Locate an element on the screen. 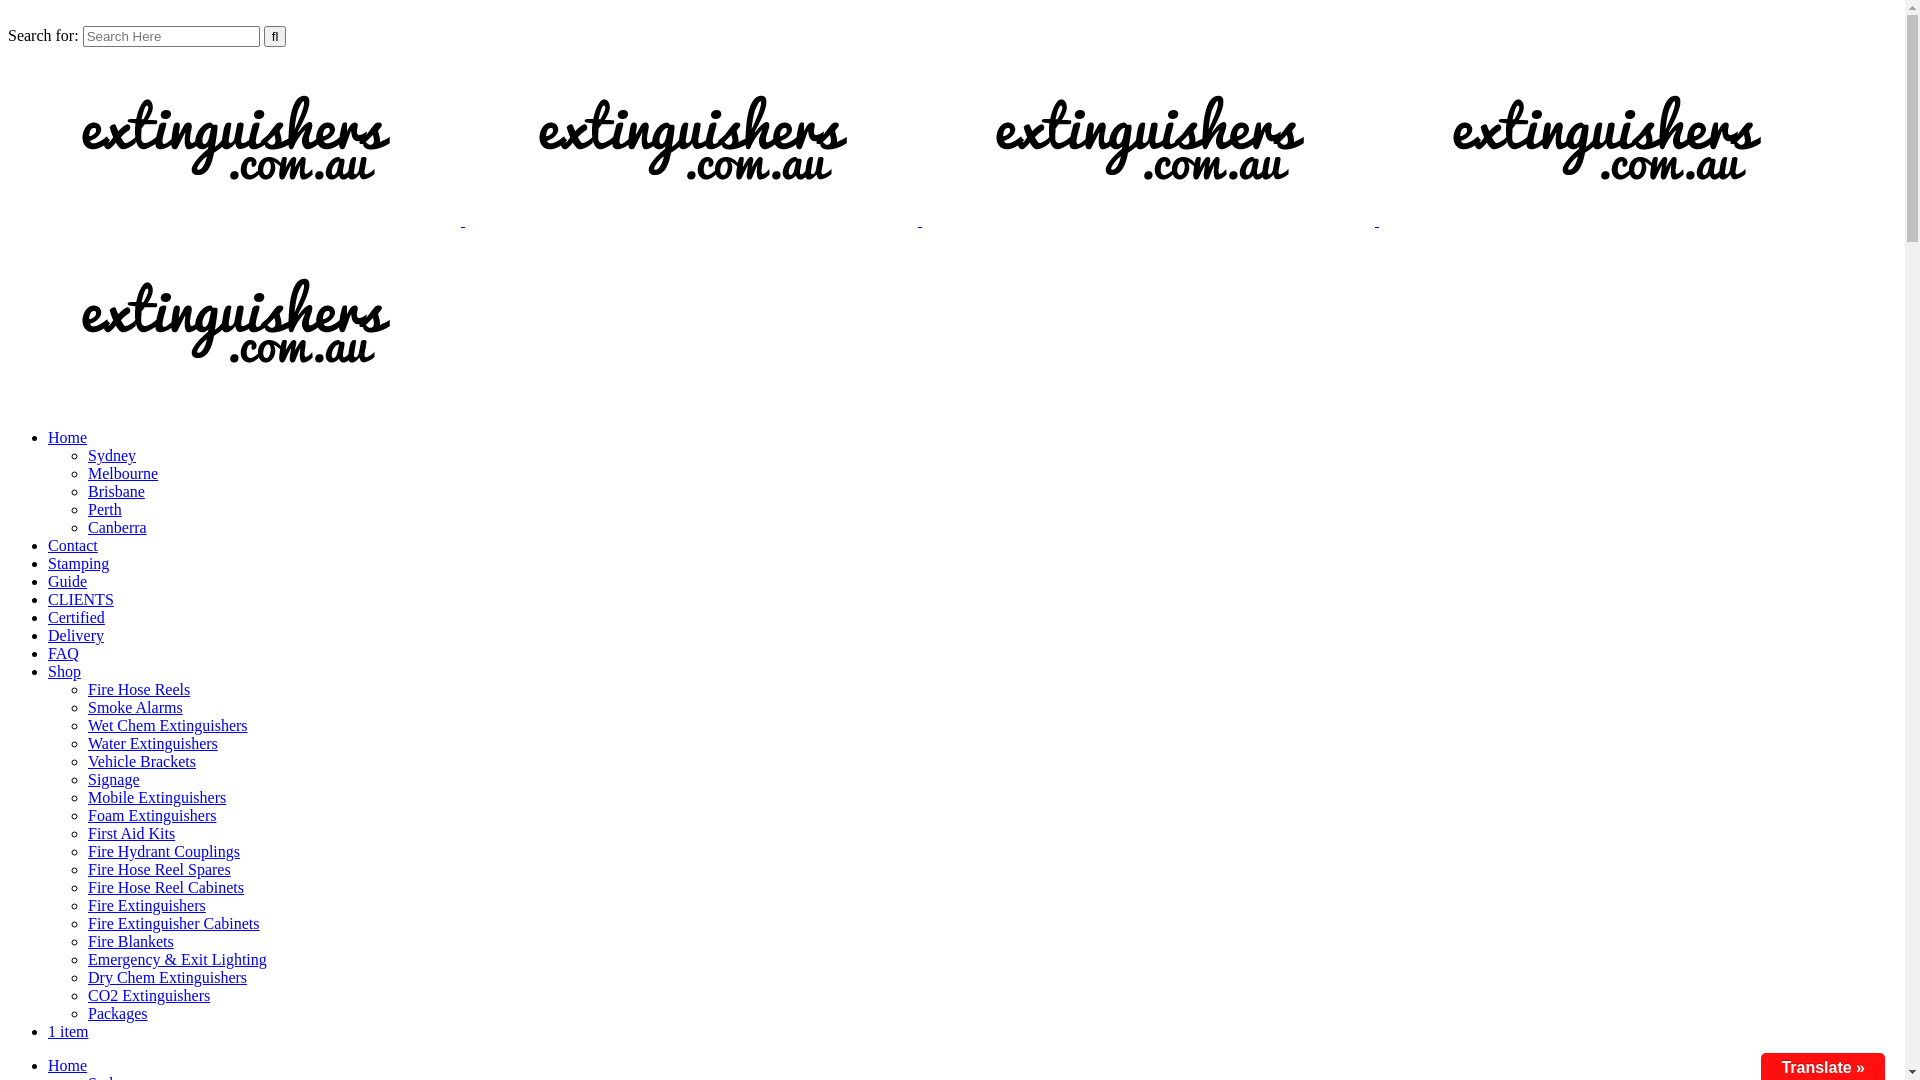  'Perth' is located at coordinates (104, 508).